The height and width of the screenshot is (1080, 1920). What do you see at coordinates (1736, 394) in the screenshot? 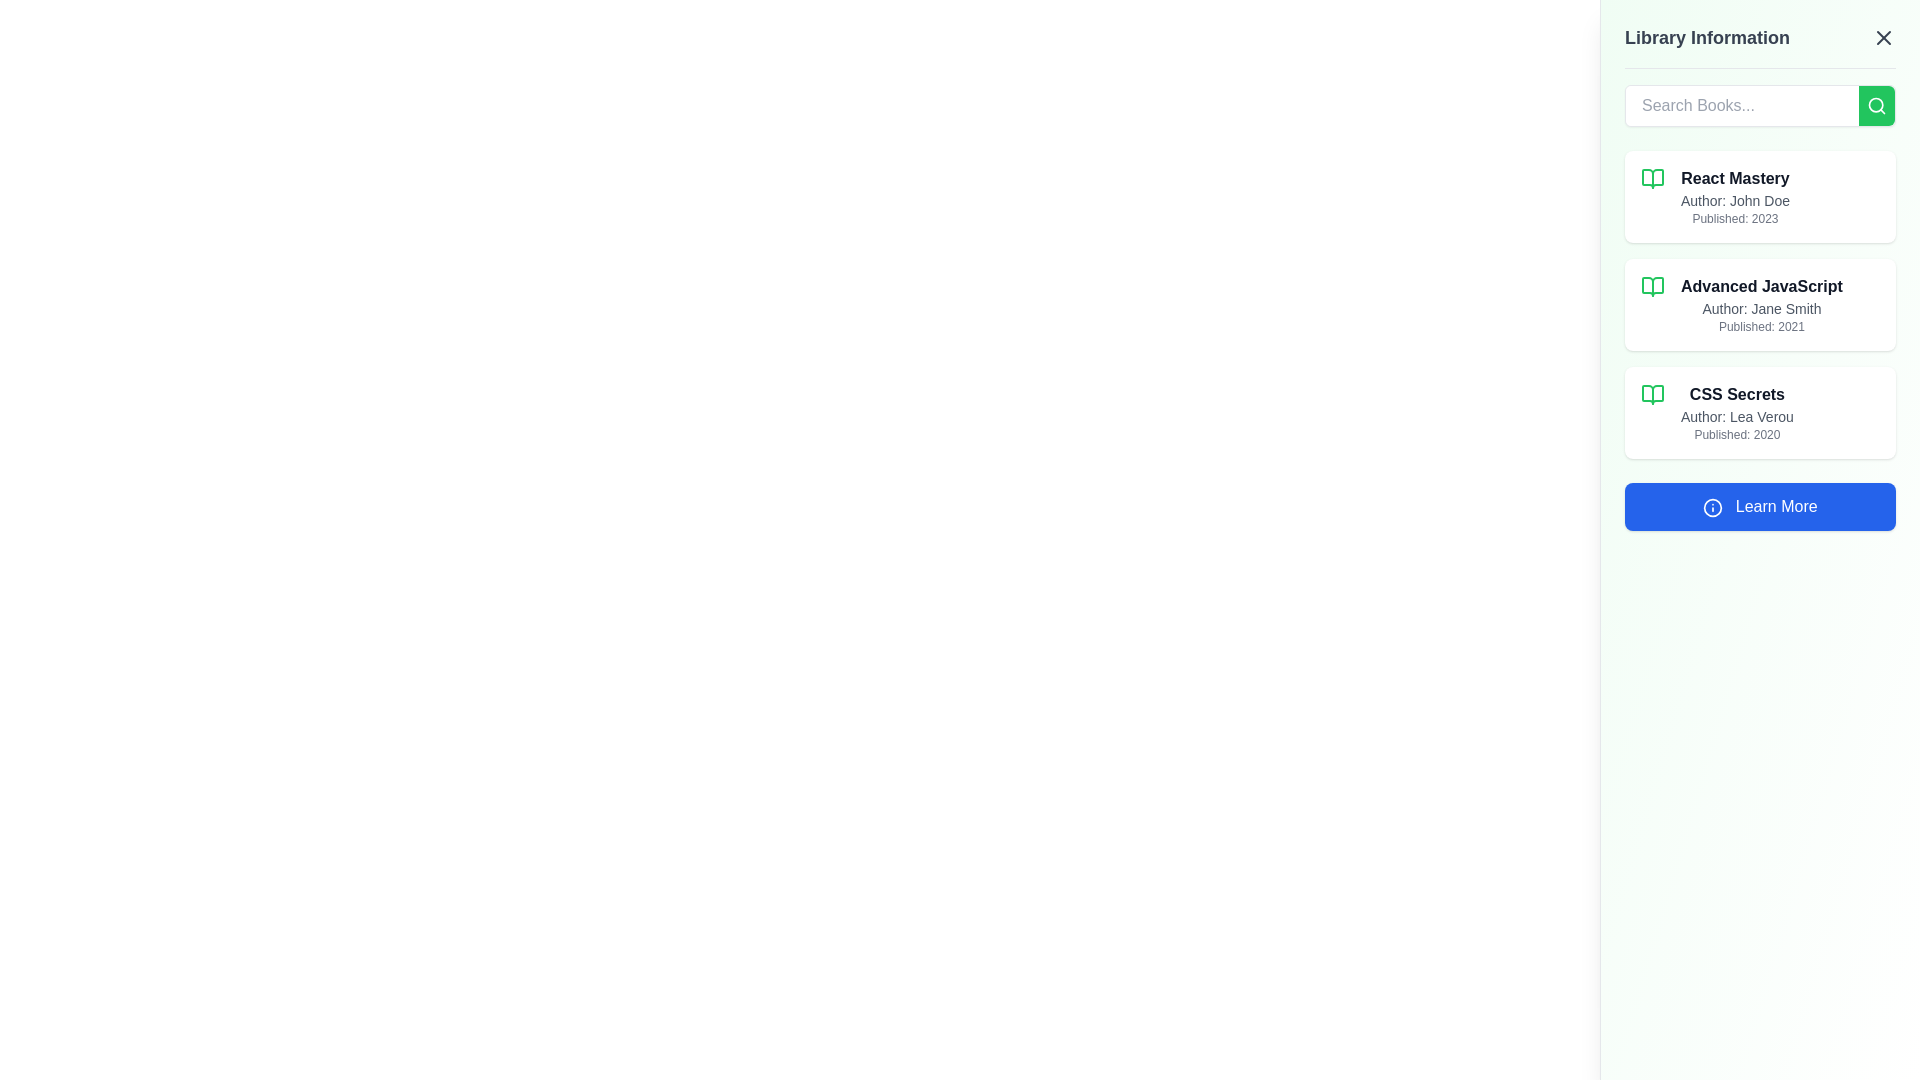
I see `the text label displaying the title 'CSS Secrets', which is styled in bold, dark gray font and is the title of the third book in the list on the right panel` at bounding box center [1736, 394].